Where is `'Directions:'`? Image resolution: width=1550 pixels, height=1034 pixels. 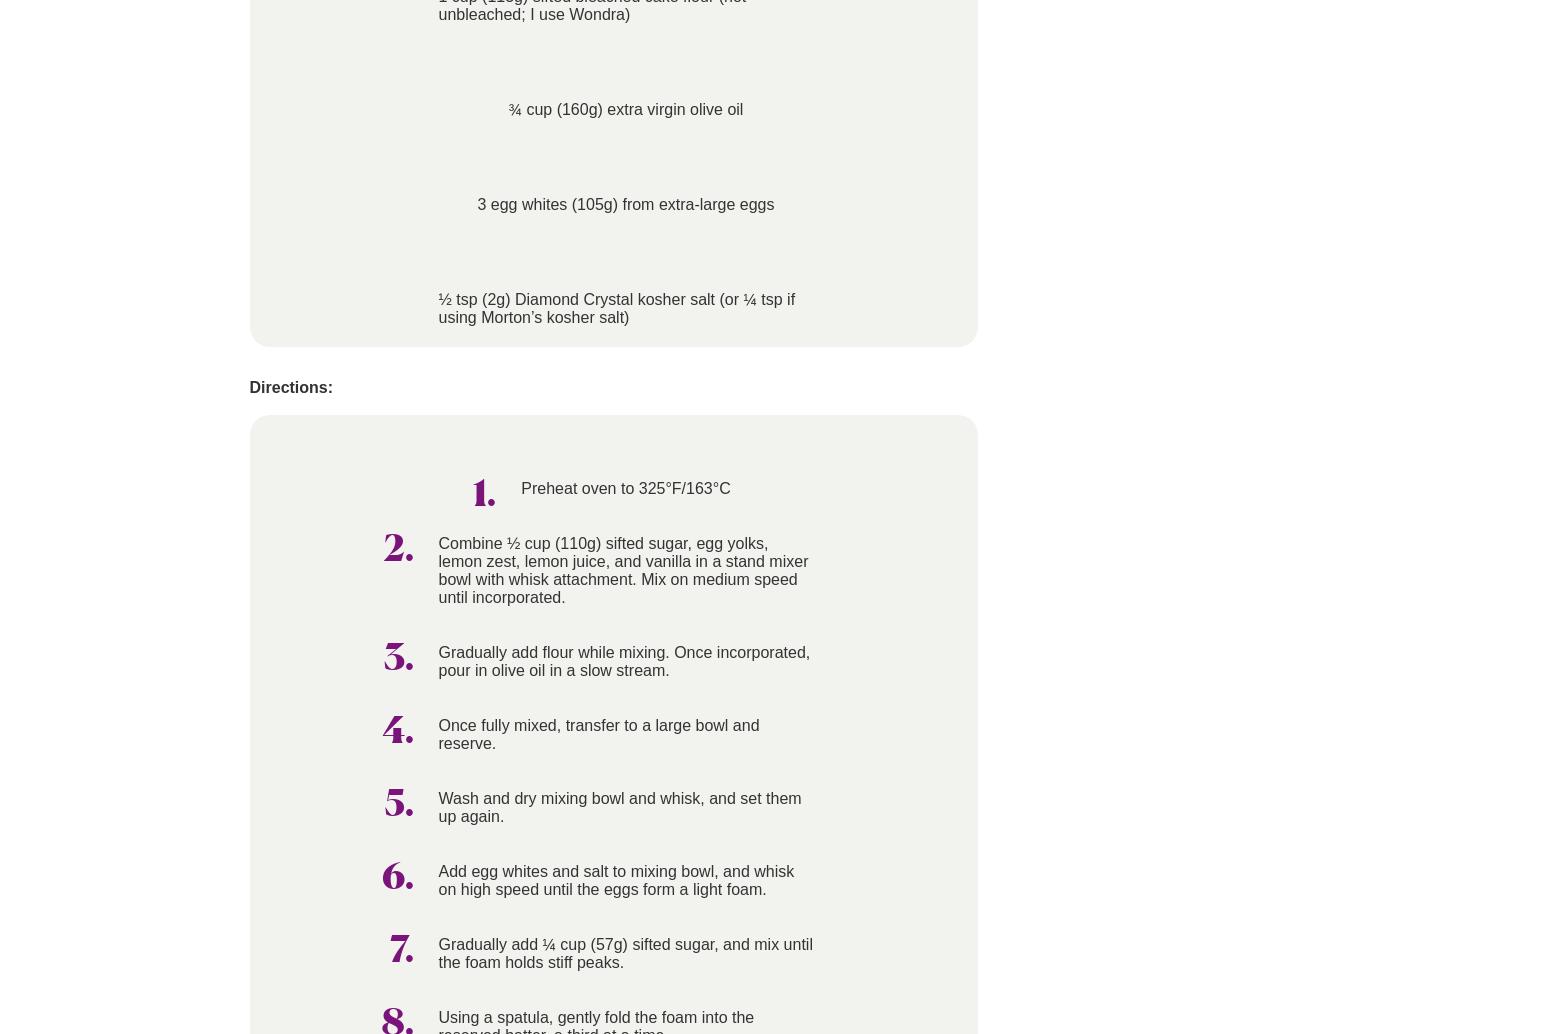
'Directions:' is located at coordinates (290, 386).